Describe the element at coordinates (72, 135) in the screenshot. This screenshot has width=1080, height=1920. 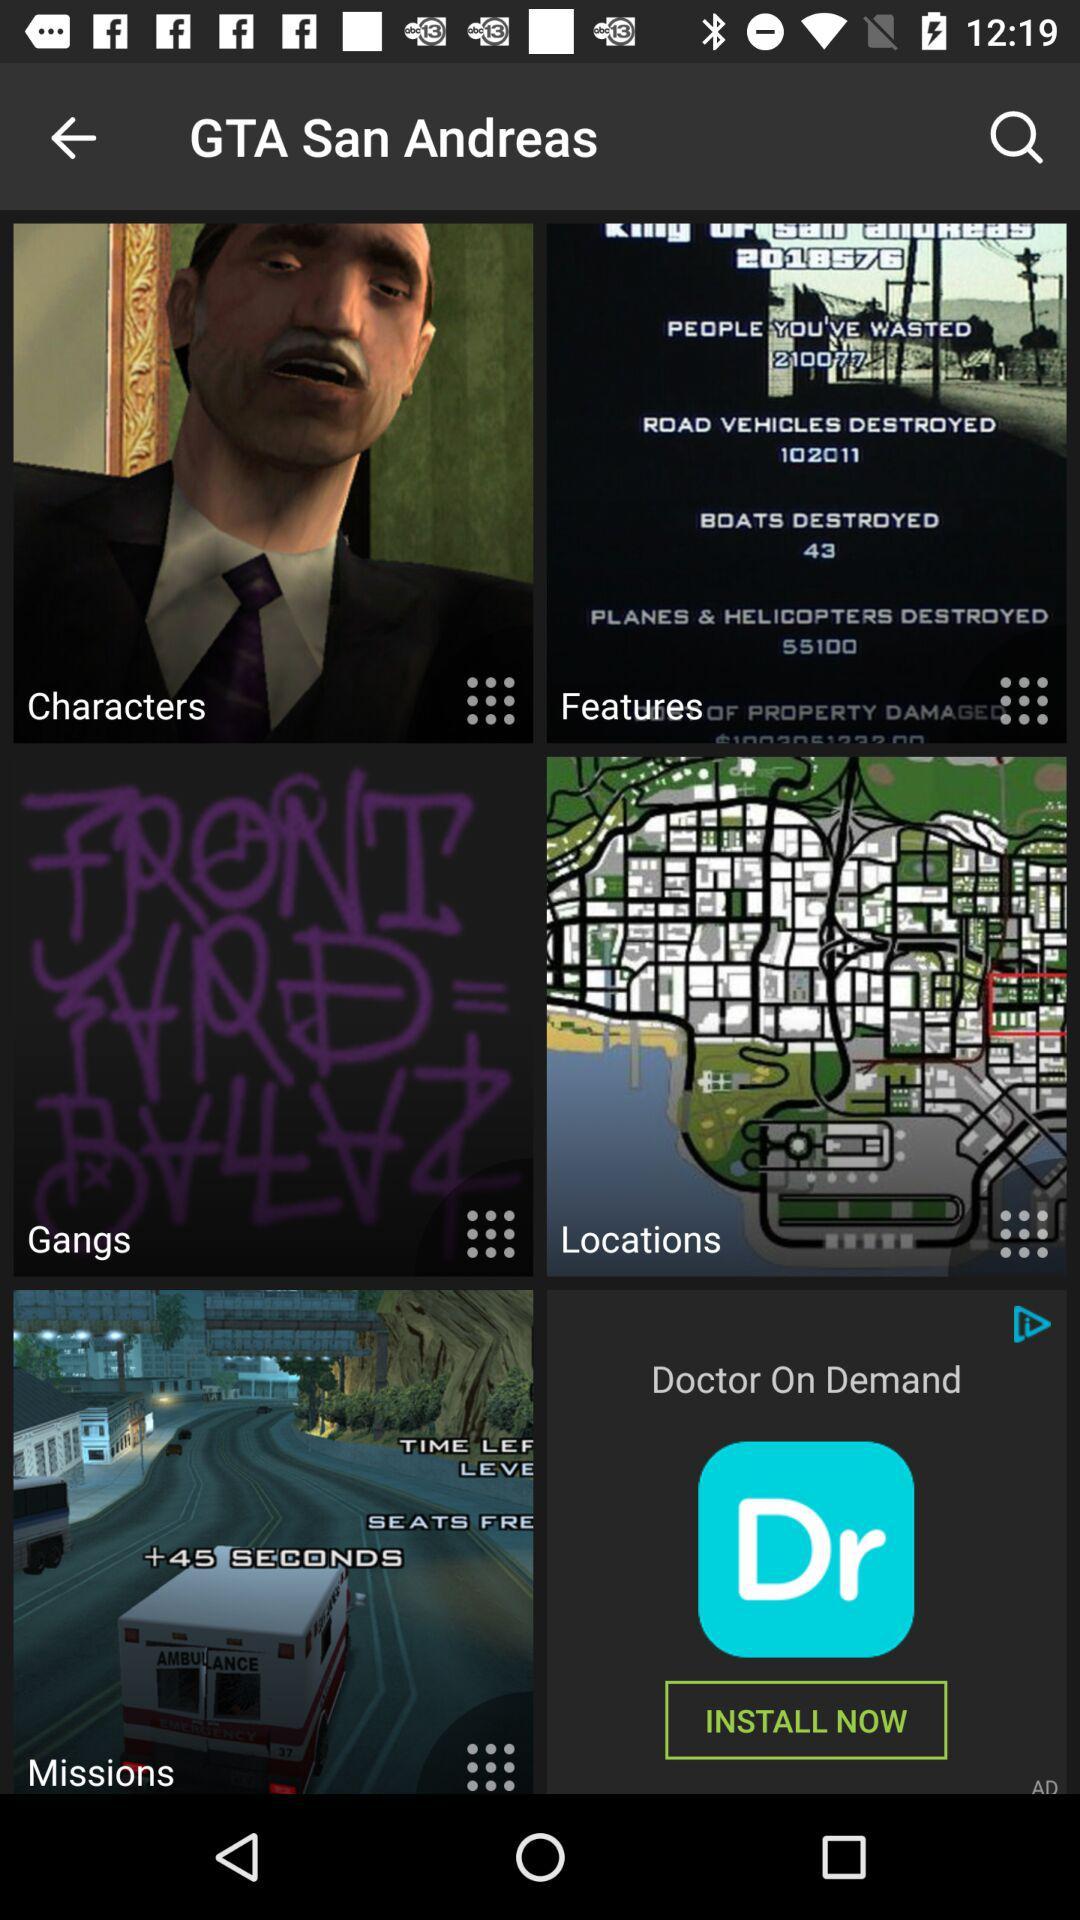
I see `the item to the left of gta san andreas` at that location.